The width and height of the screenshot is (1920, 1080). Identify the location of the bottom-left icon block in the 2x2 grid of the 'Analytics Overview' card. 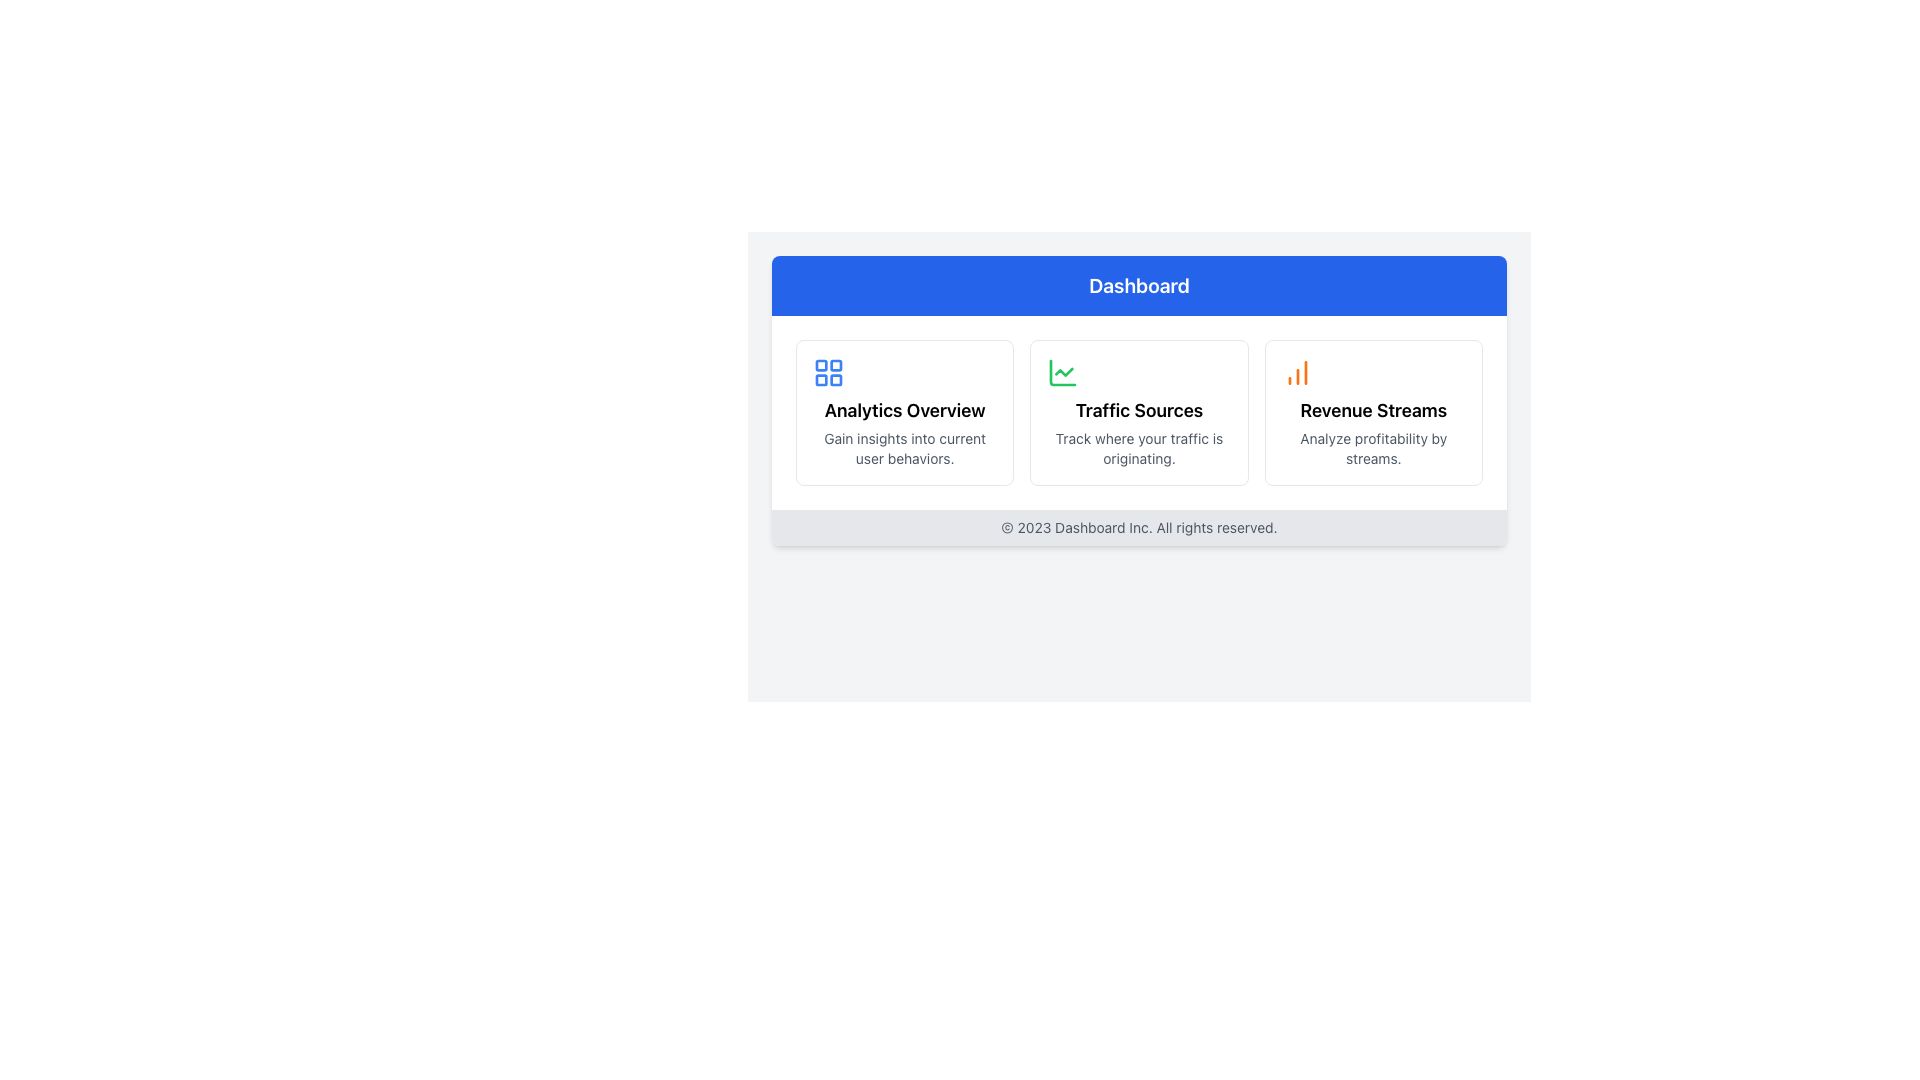
(821, 380).